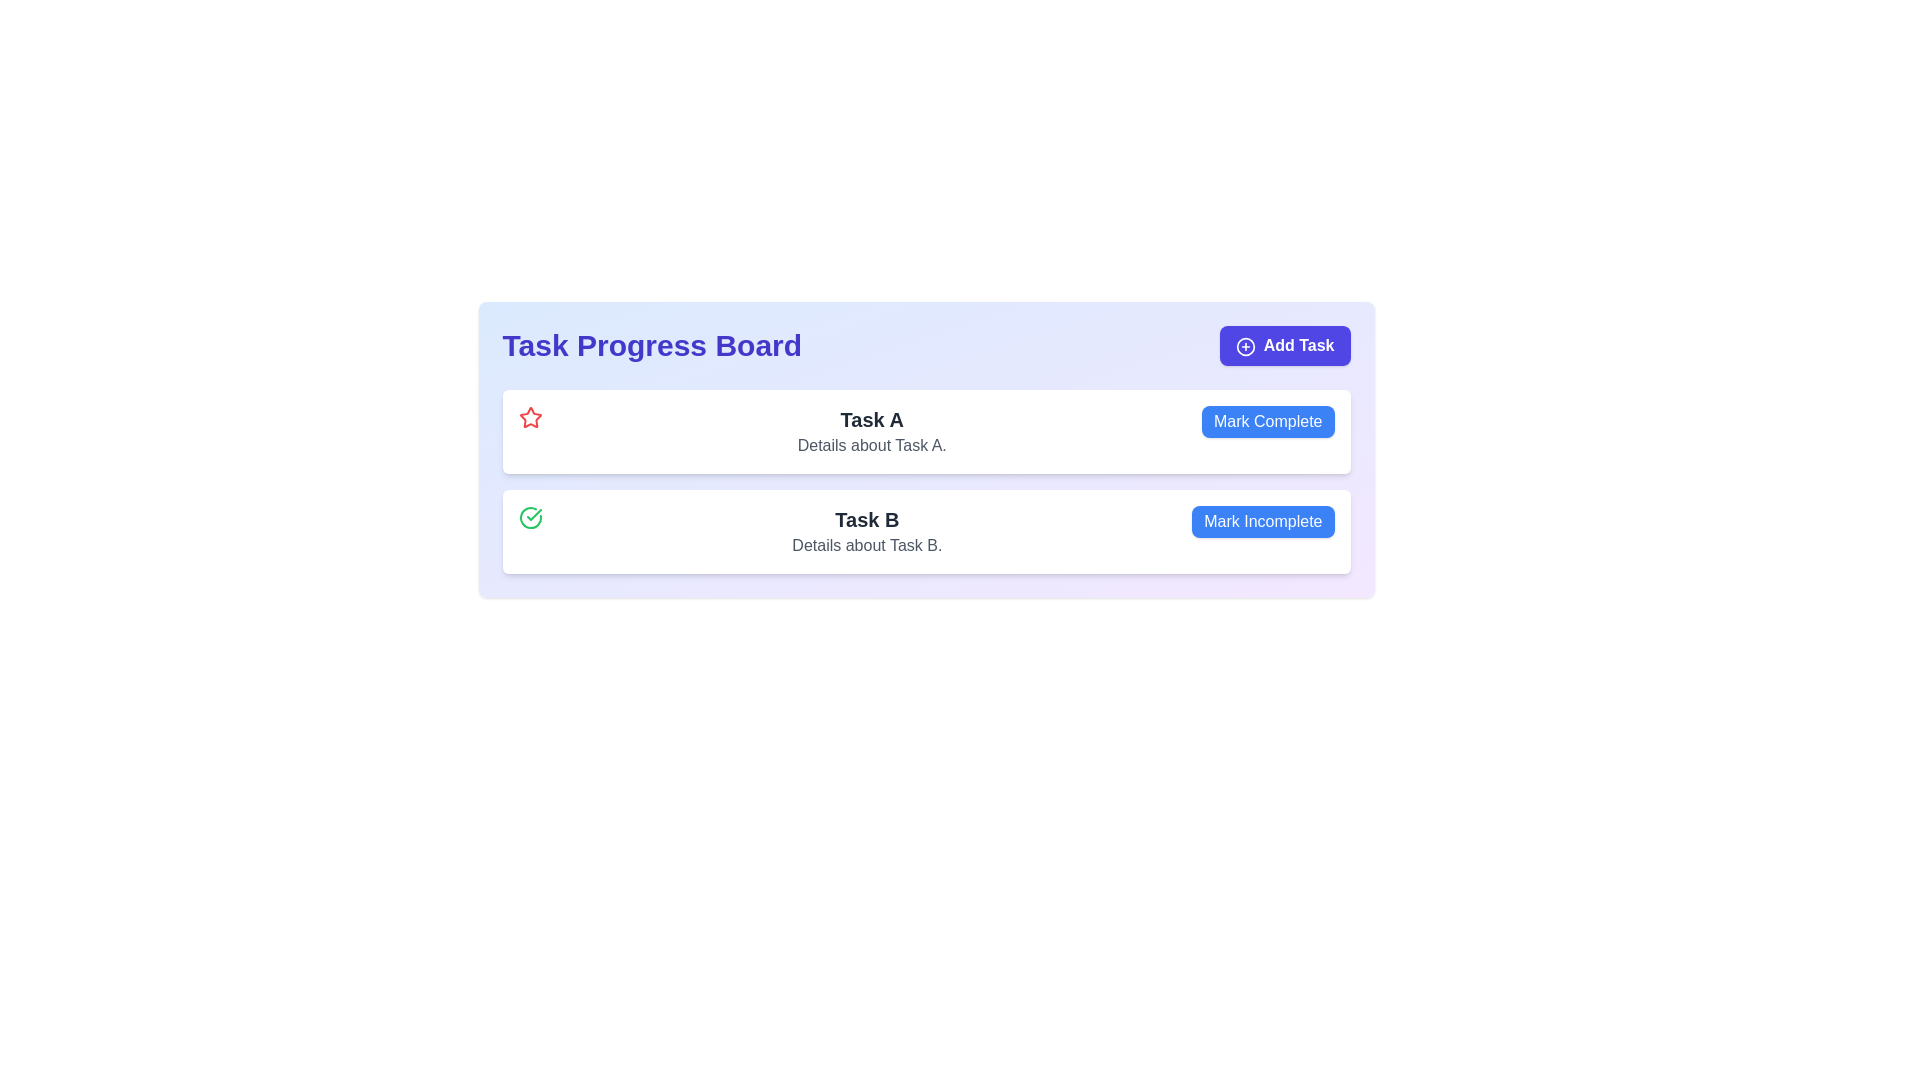 This screenshot has height=1080, width=1920. I want to click on the decorative icon next to the 'Add Task' button in the top-right corner of the task board interface, so click(1244, 345).